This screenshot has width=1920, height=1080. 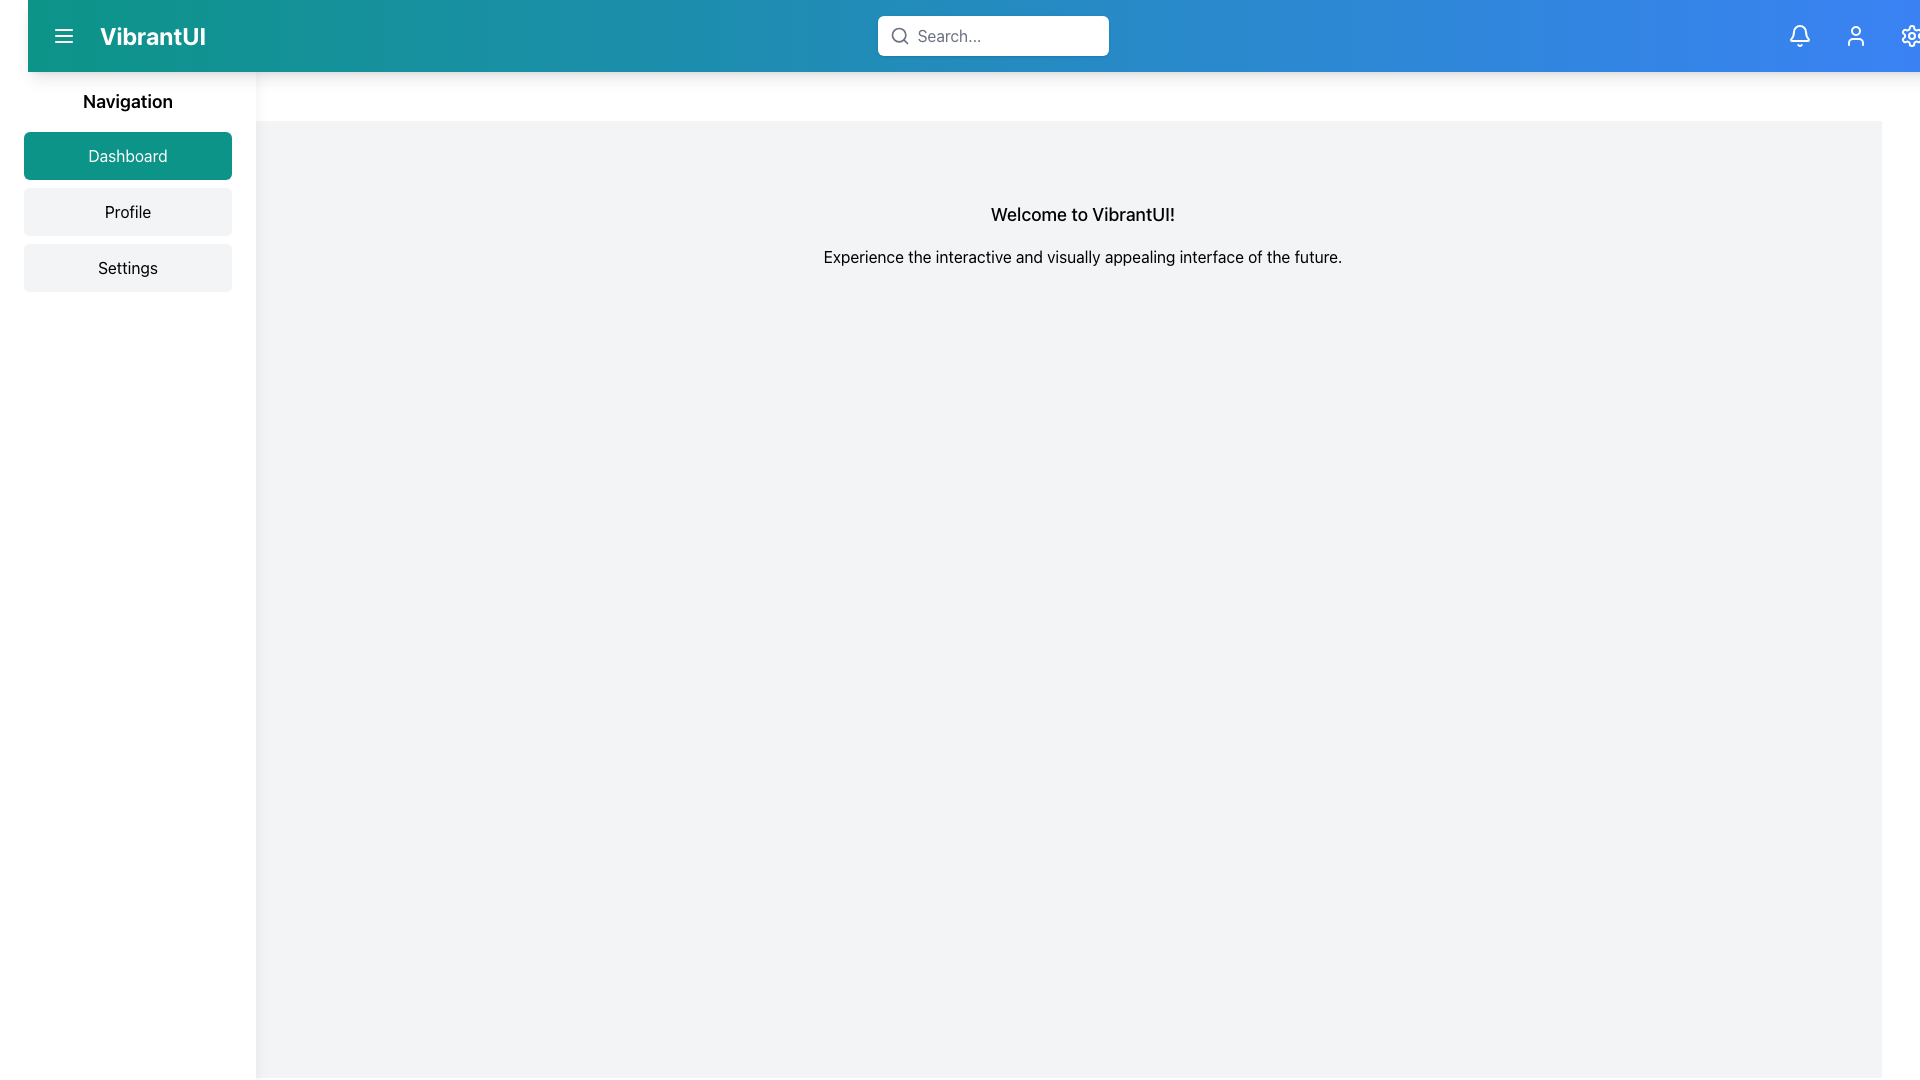 I want to click on the search icon located within the search bar at the top-center of the page, aligned towards the left side near the placeholder text 'Search...', so click(x=898, y=35).